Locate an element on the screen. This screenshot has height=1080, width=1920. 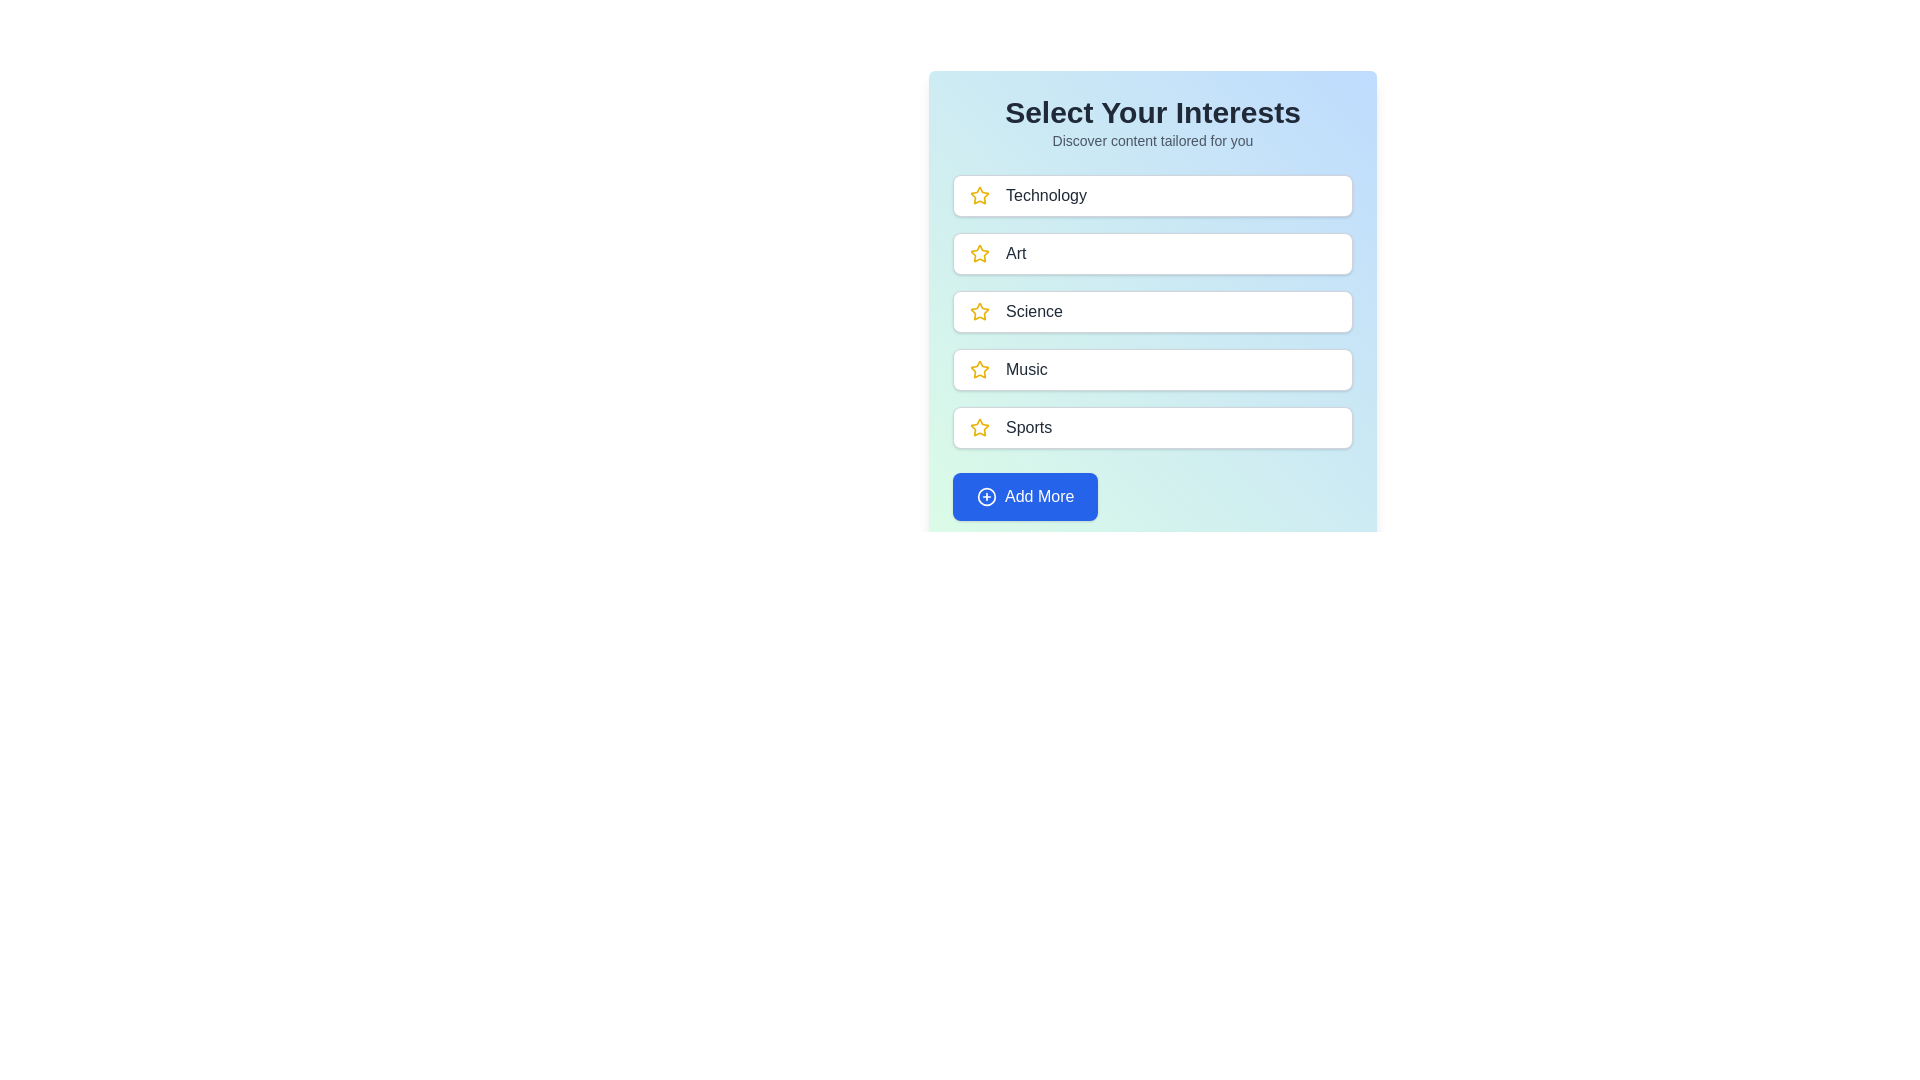
the button corresponding to Music to select the interest is located at coordinates (1152, 370).